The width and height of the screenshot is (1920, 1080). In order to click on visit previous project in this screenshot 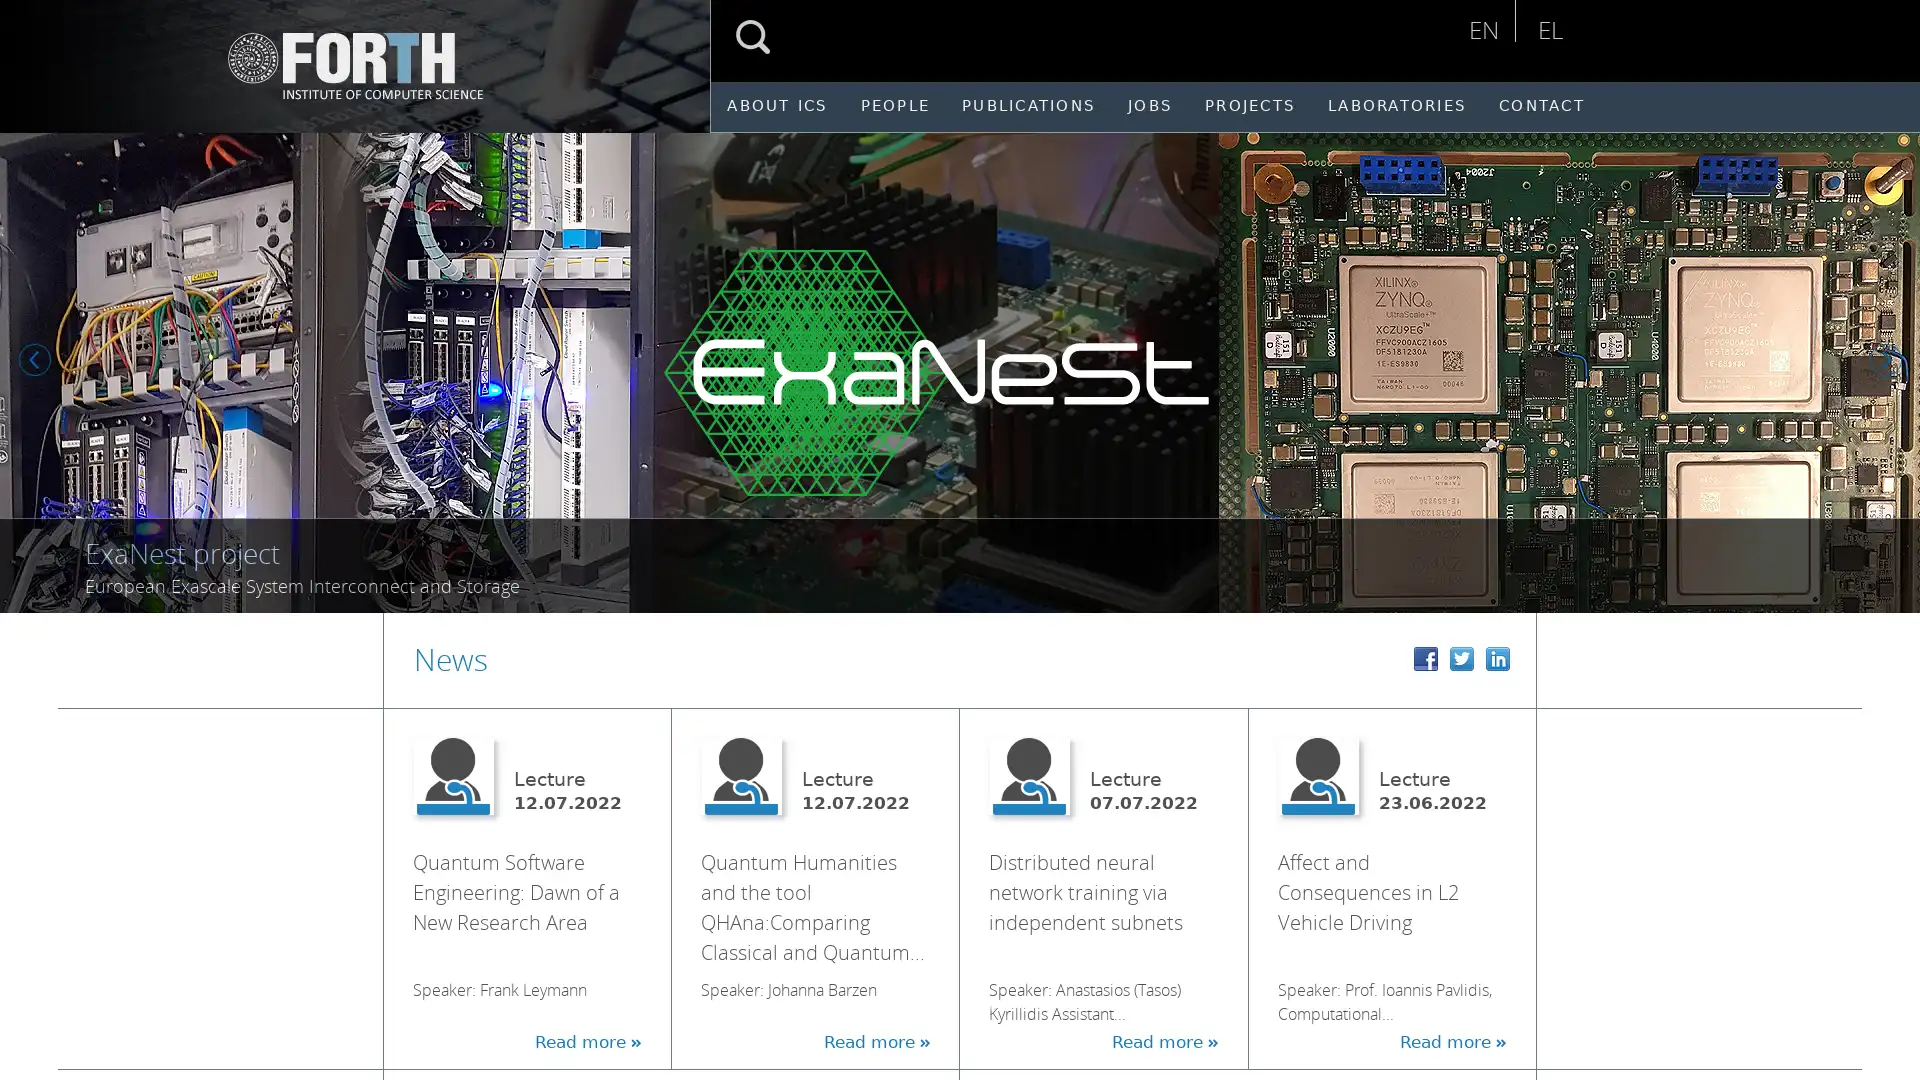, I will do `click(38, 361)`.